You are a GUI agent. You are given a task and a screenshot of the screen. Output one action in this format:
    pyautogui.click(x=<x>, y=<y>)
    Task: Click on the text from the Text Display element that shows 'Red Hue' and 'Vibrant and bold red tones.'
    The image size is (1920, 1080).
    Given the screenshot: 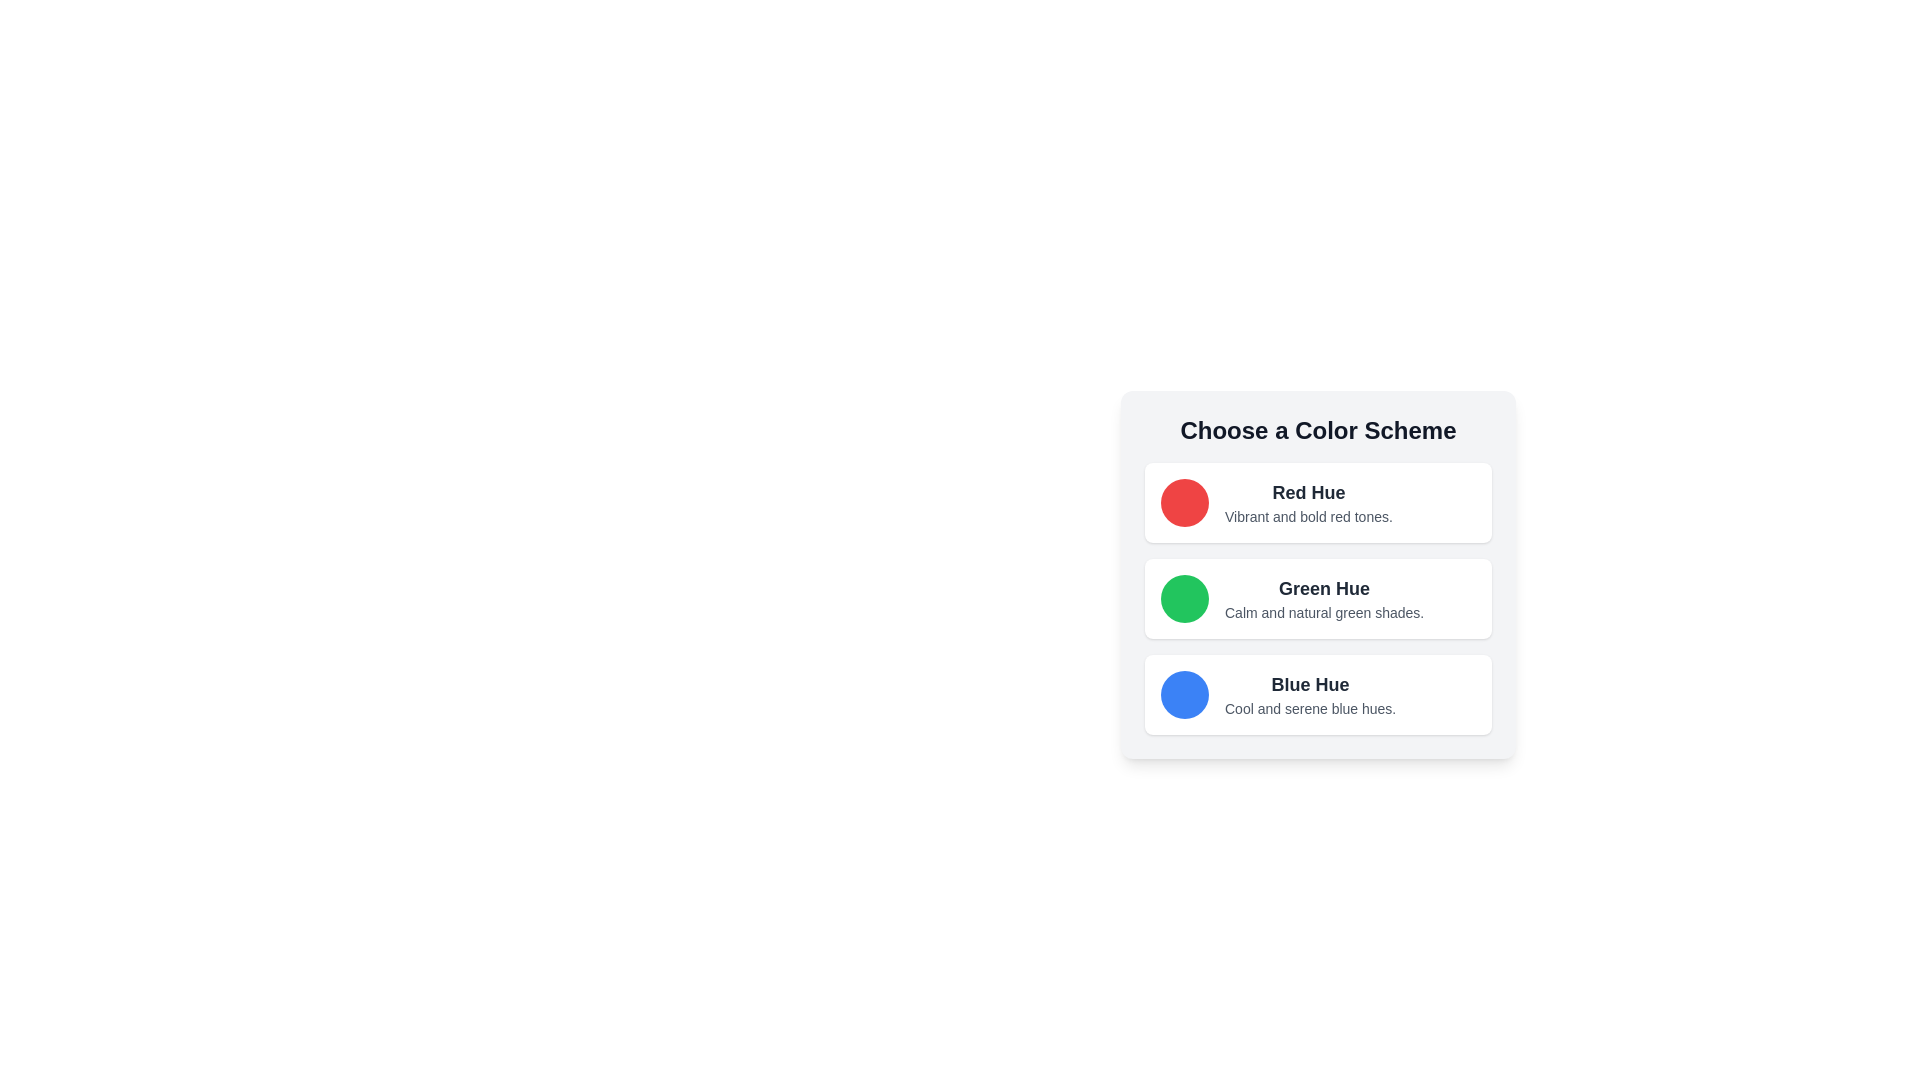 What is the action you would take?
    pyautogui.click(x=1308, y=501)
    